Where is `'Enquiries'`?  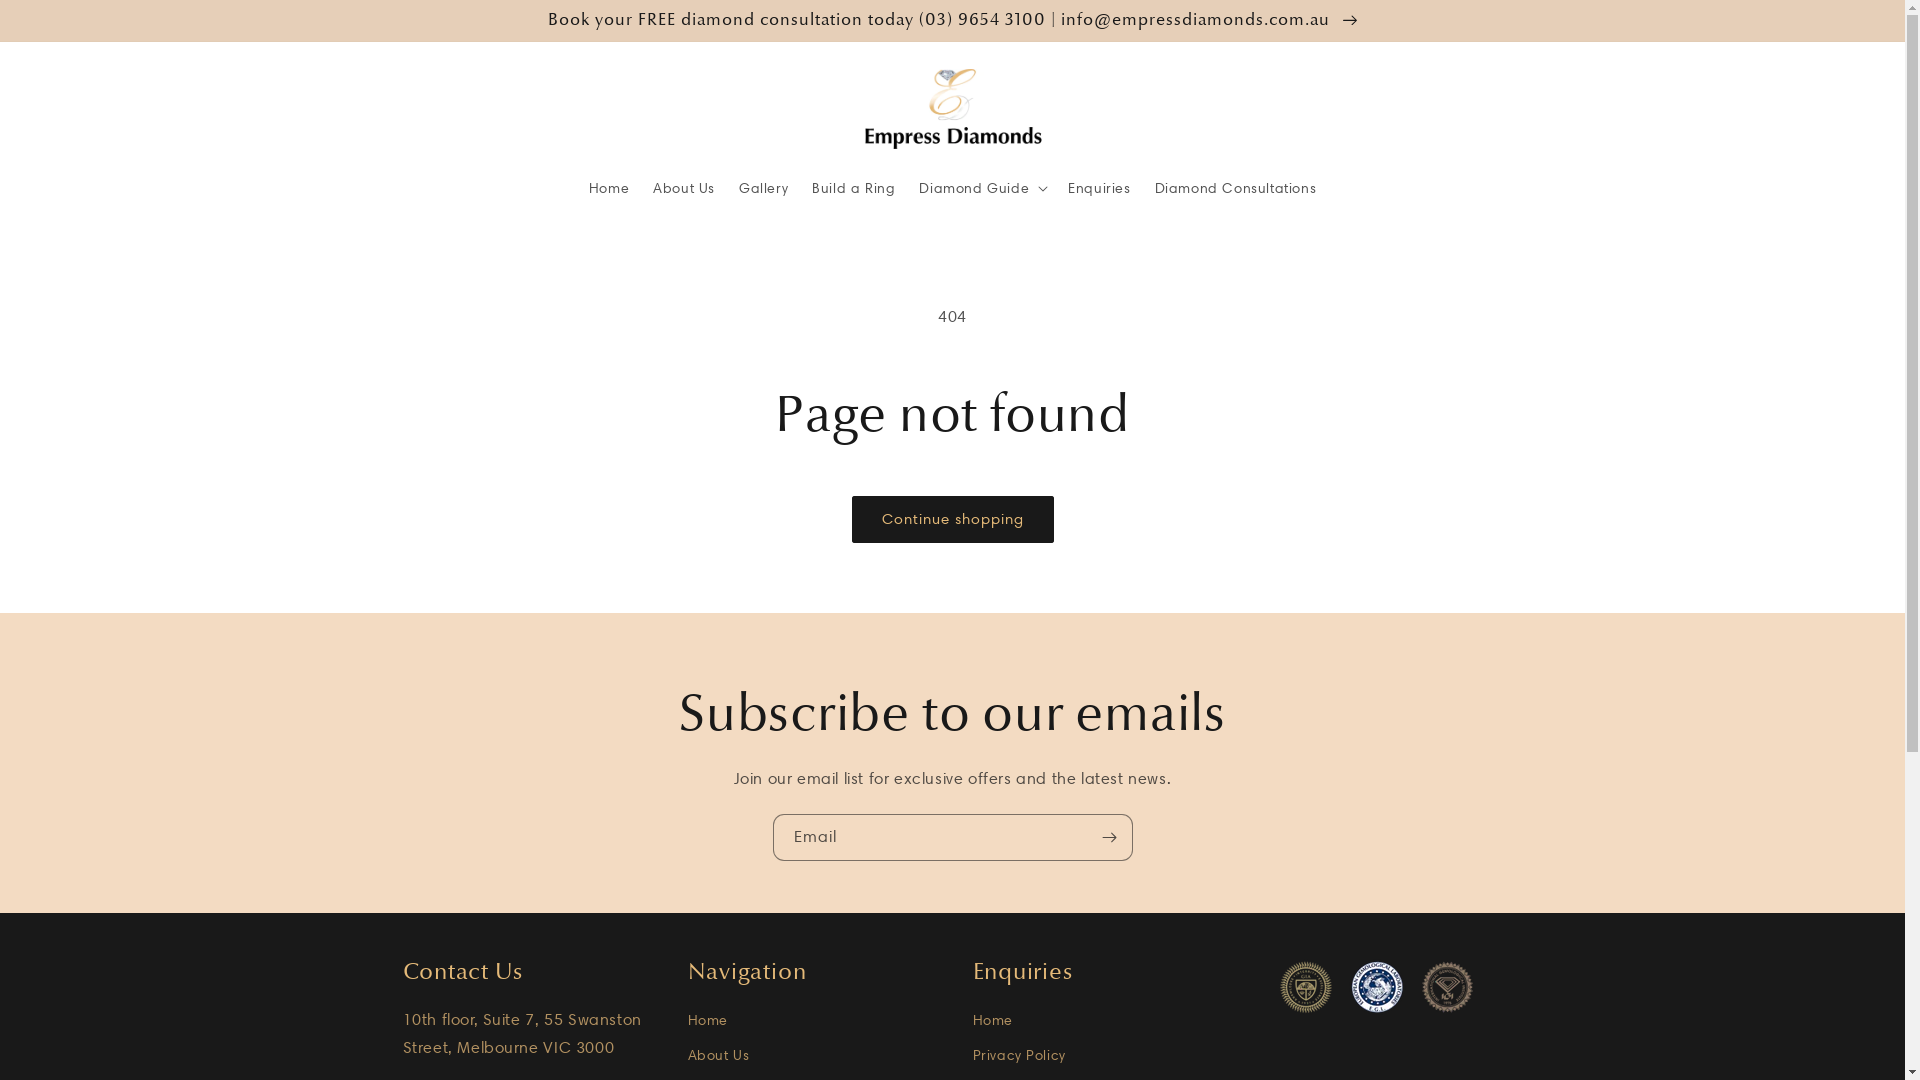 'Enquiries' is located at coordinates (1098, 188).